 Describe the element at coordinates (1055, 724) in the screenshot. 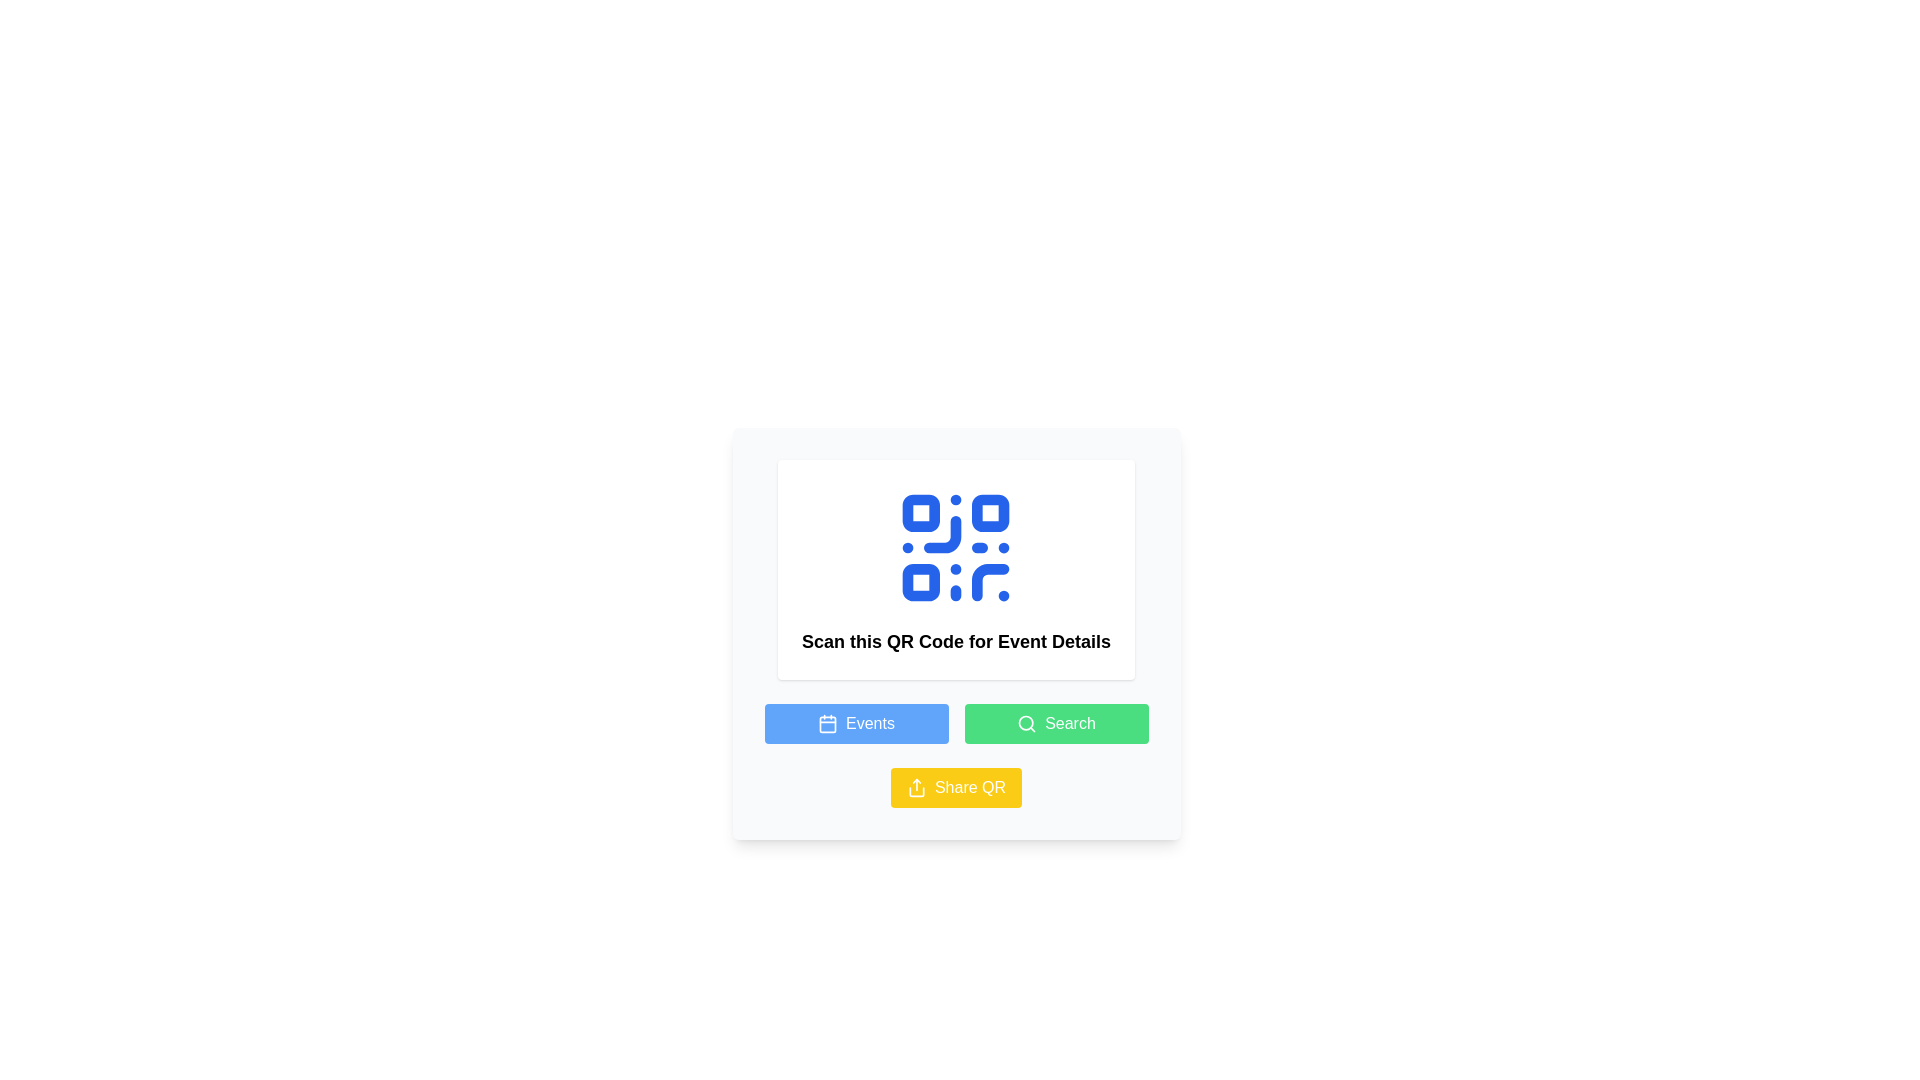

I see `the search button located at the bottom section of the content area, adjacent to the 'Events' button and above the 'Share QR' button` at that location.